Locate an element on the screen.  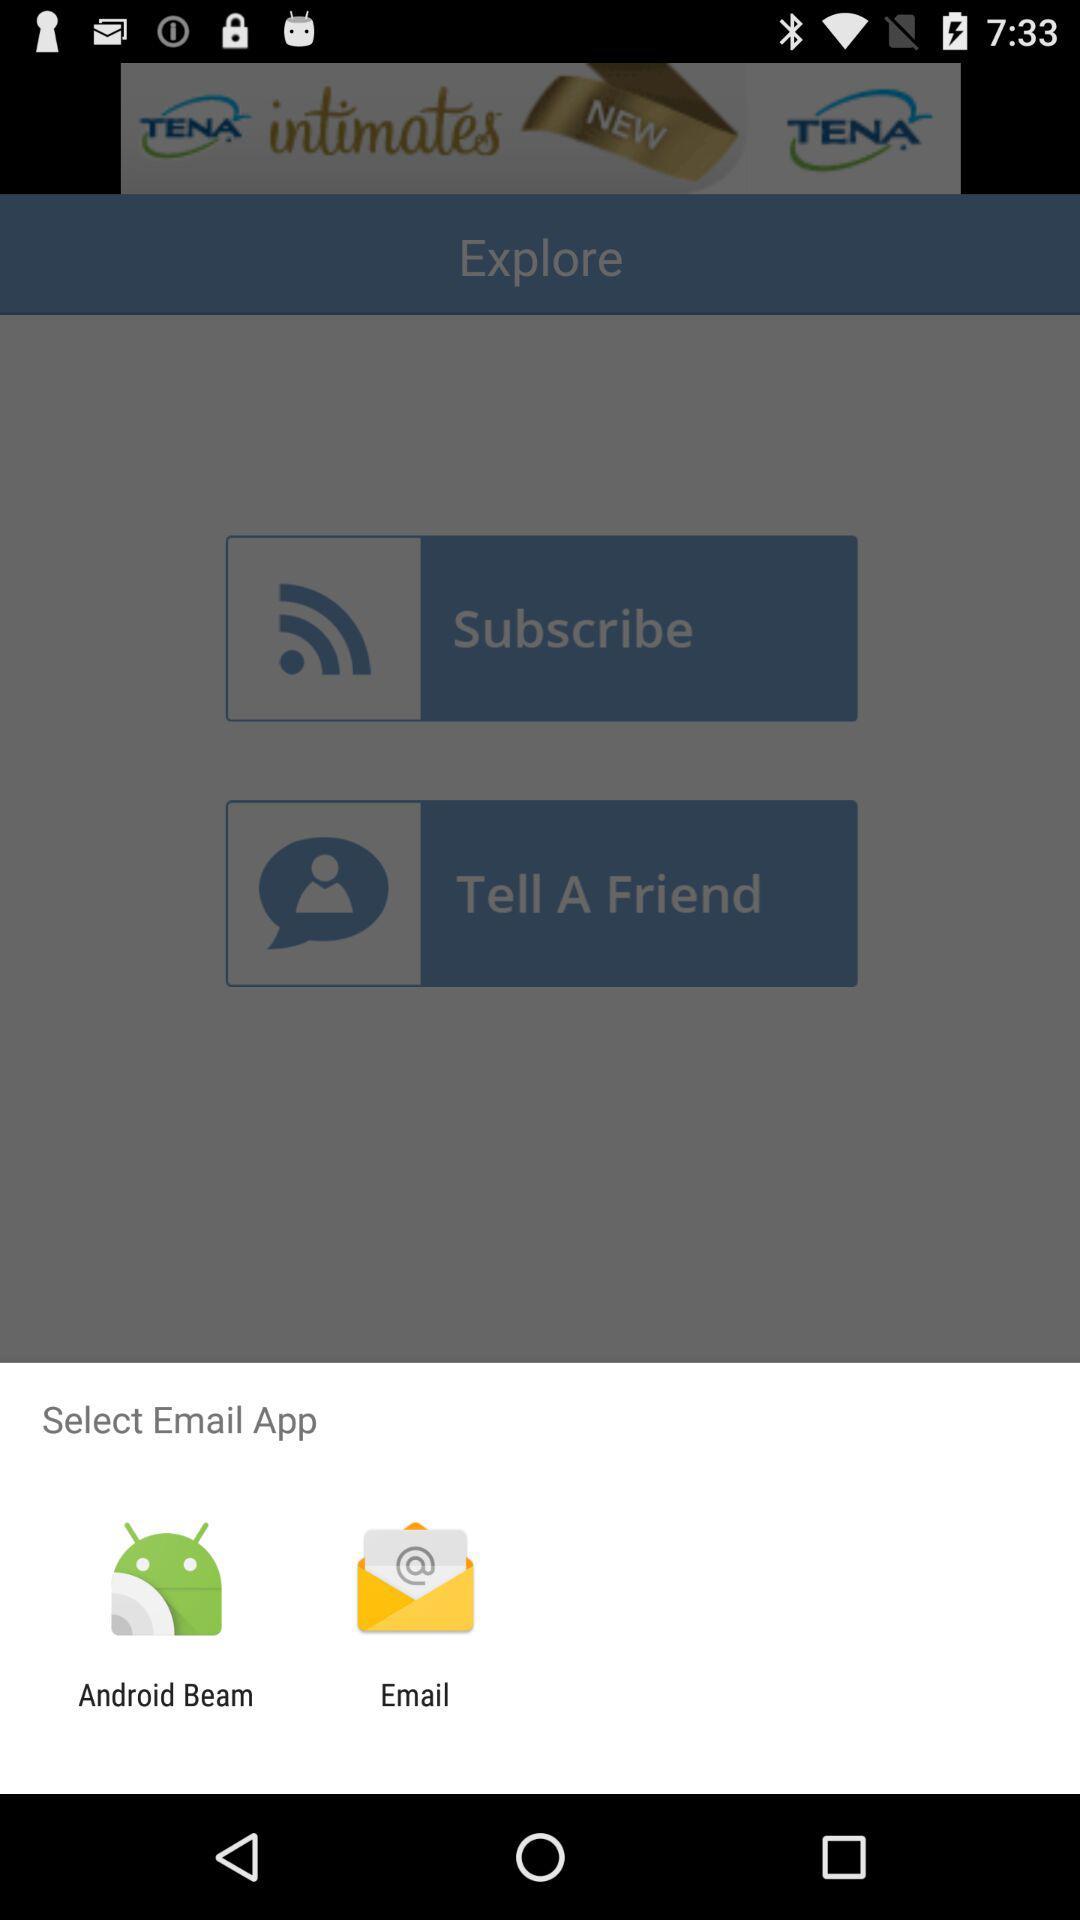
the icon to the left of email item is located at coordinates (165, 1711).